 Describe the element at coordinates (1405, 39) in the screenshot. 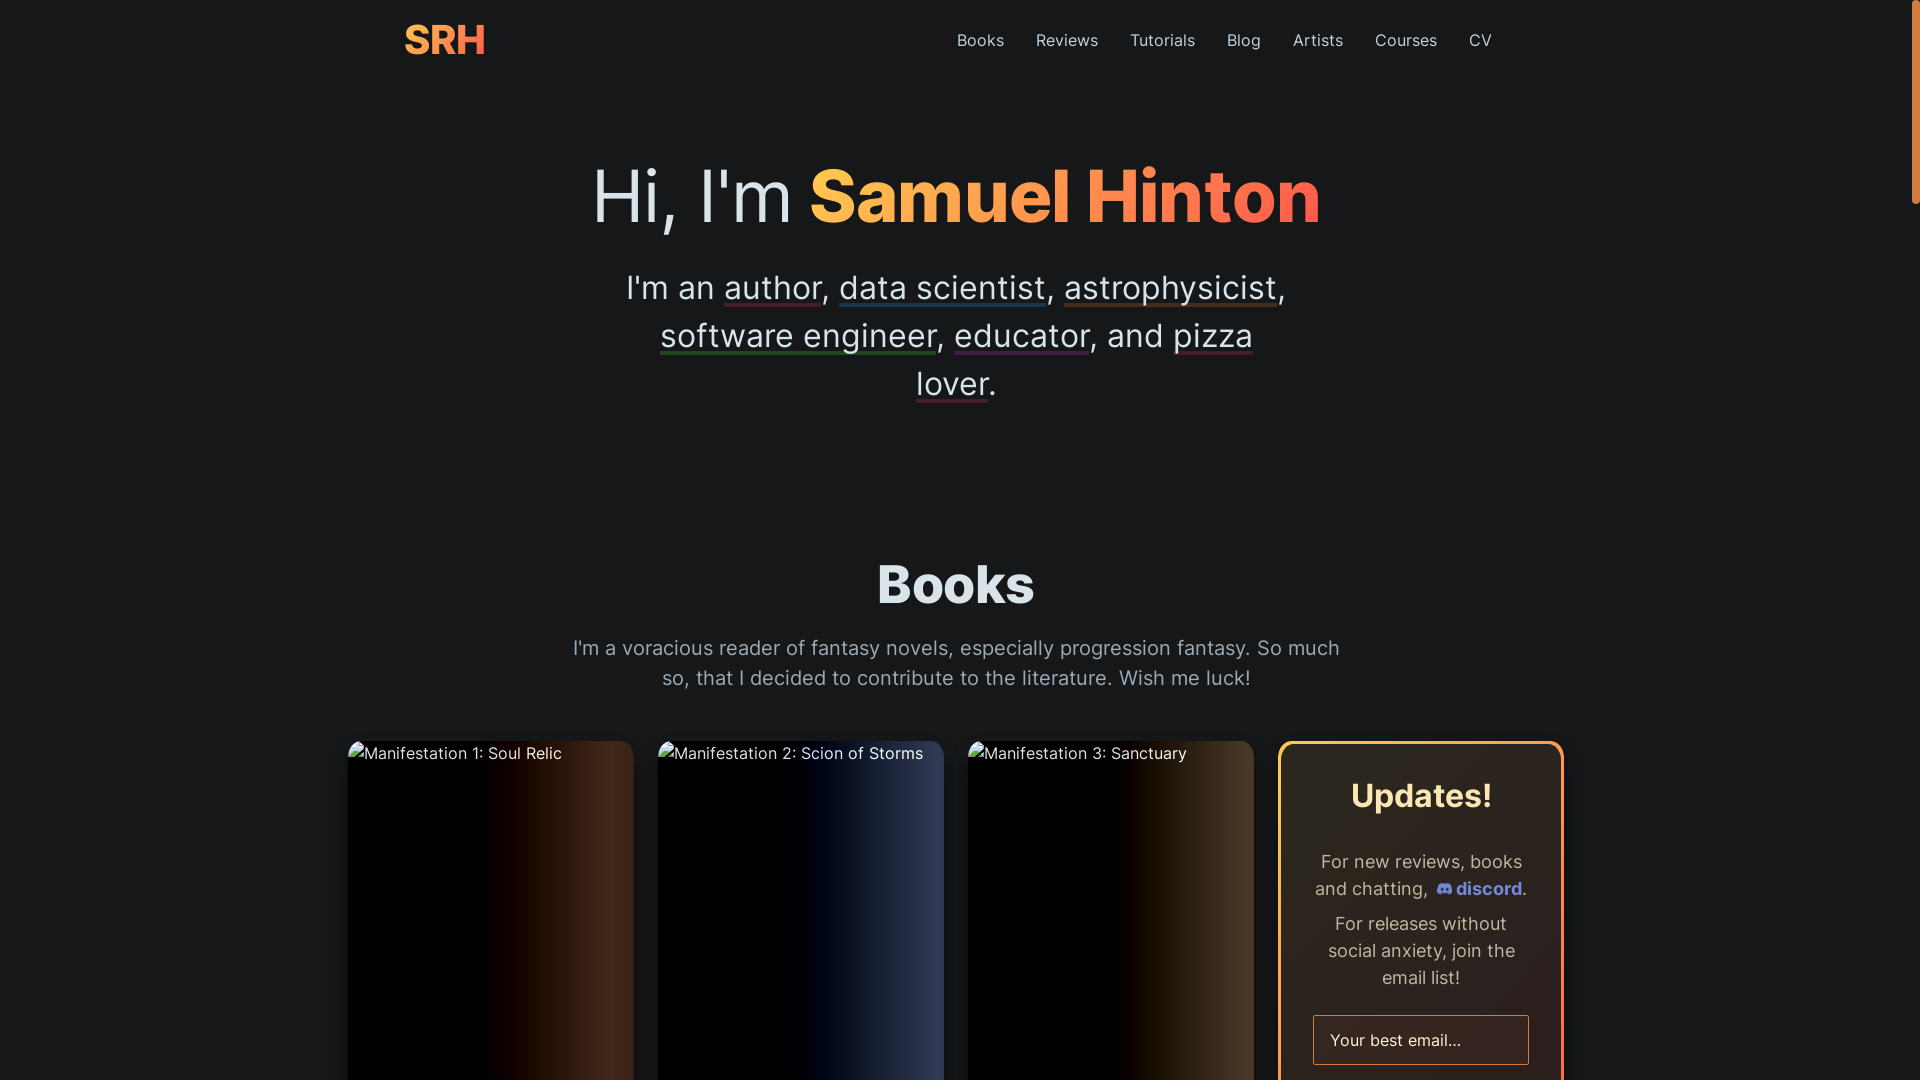

I see `'Courses'` at that location.